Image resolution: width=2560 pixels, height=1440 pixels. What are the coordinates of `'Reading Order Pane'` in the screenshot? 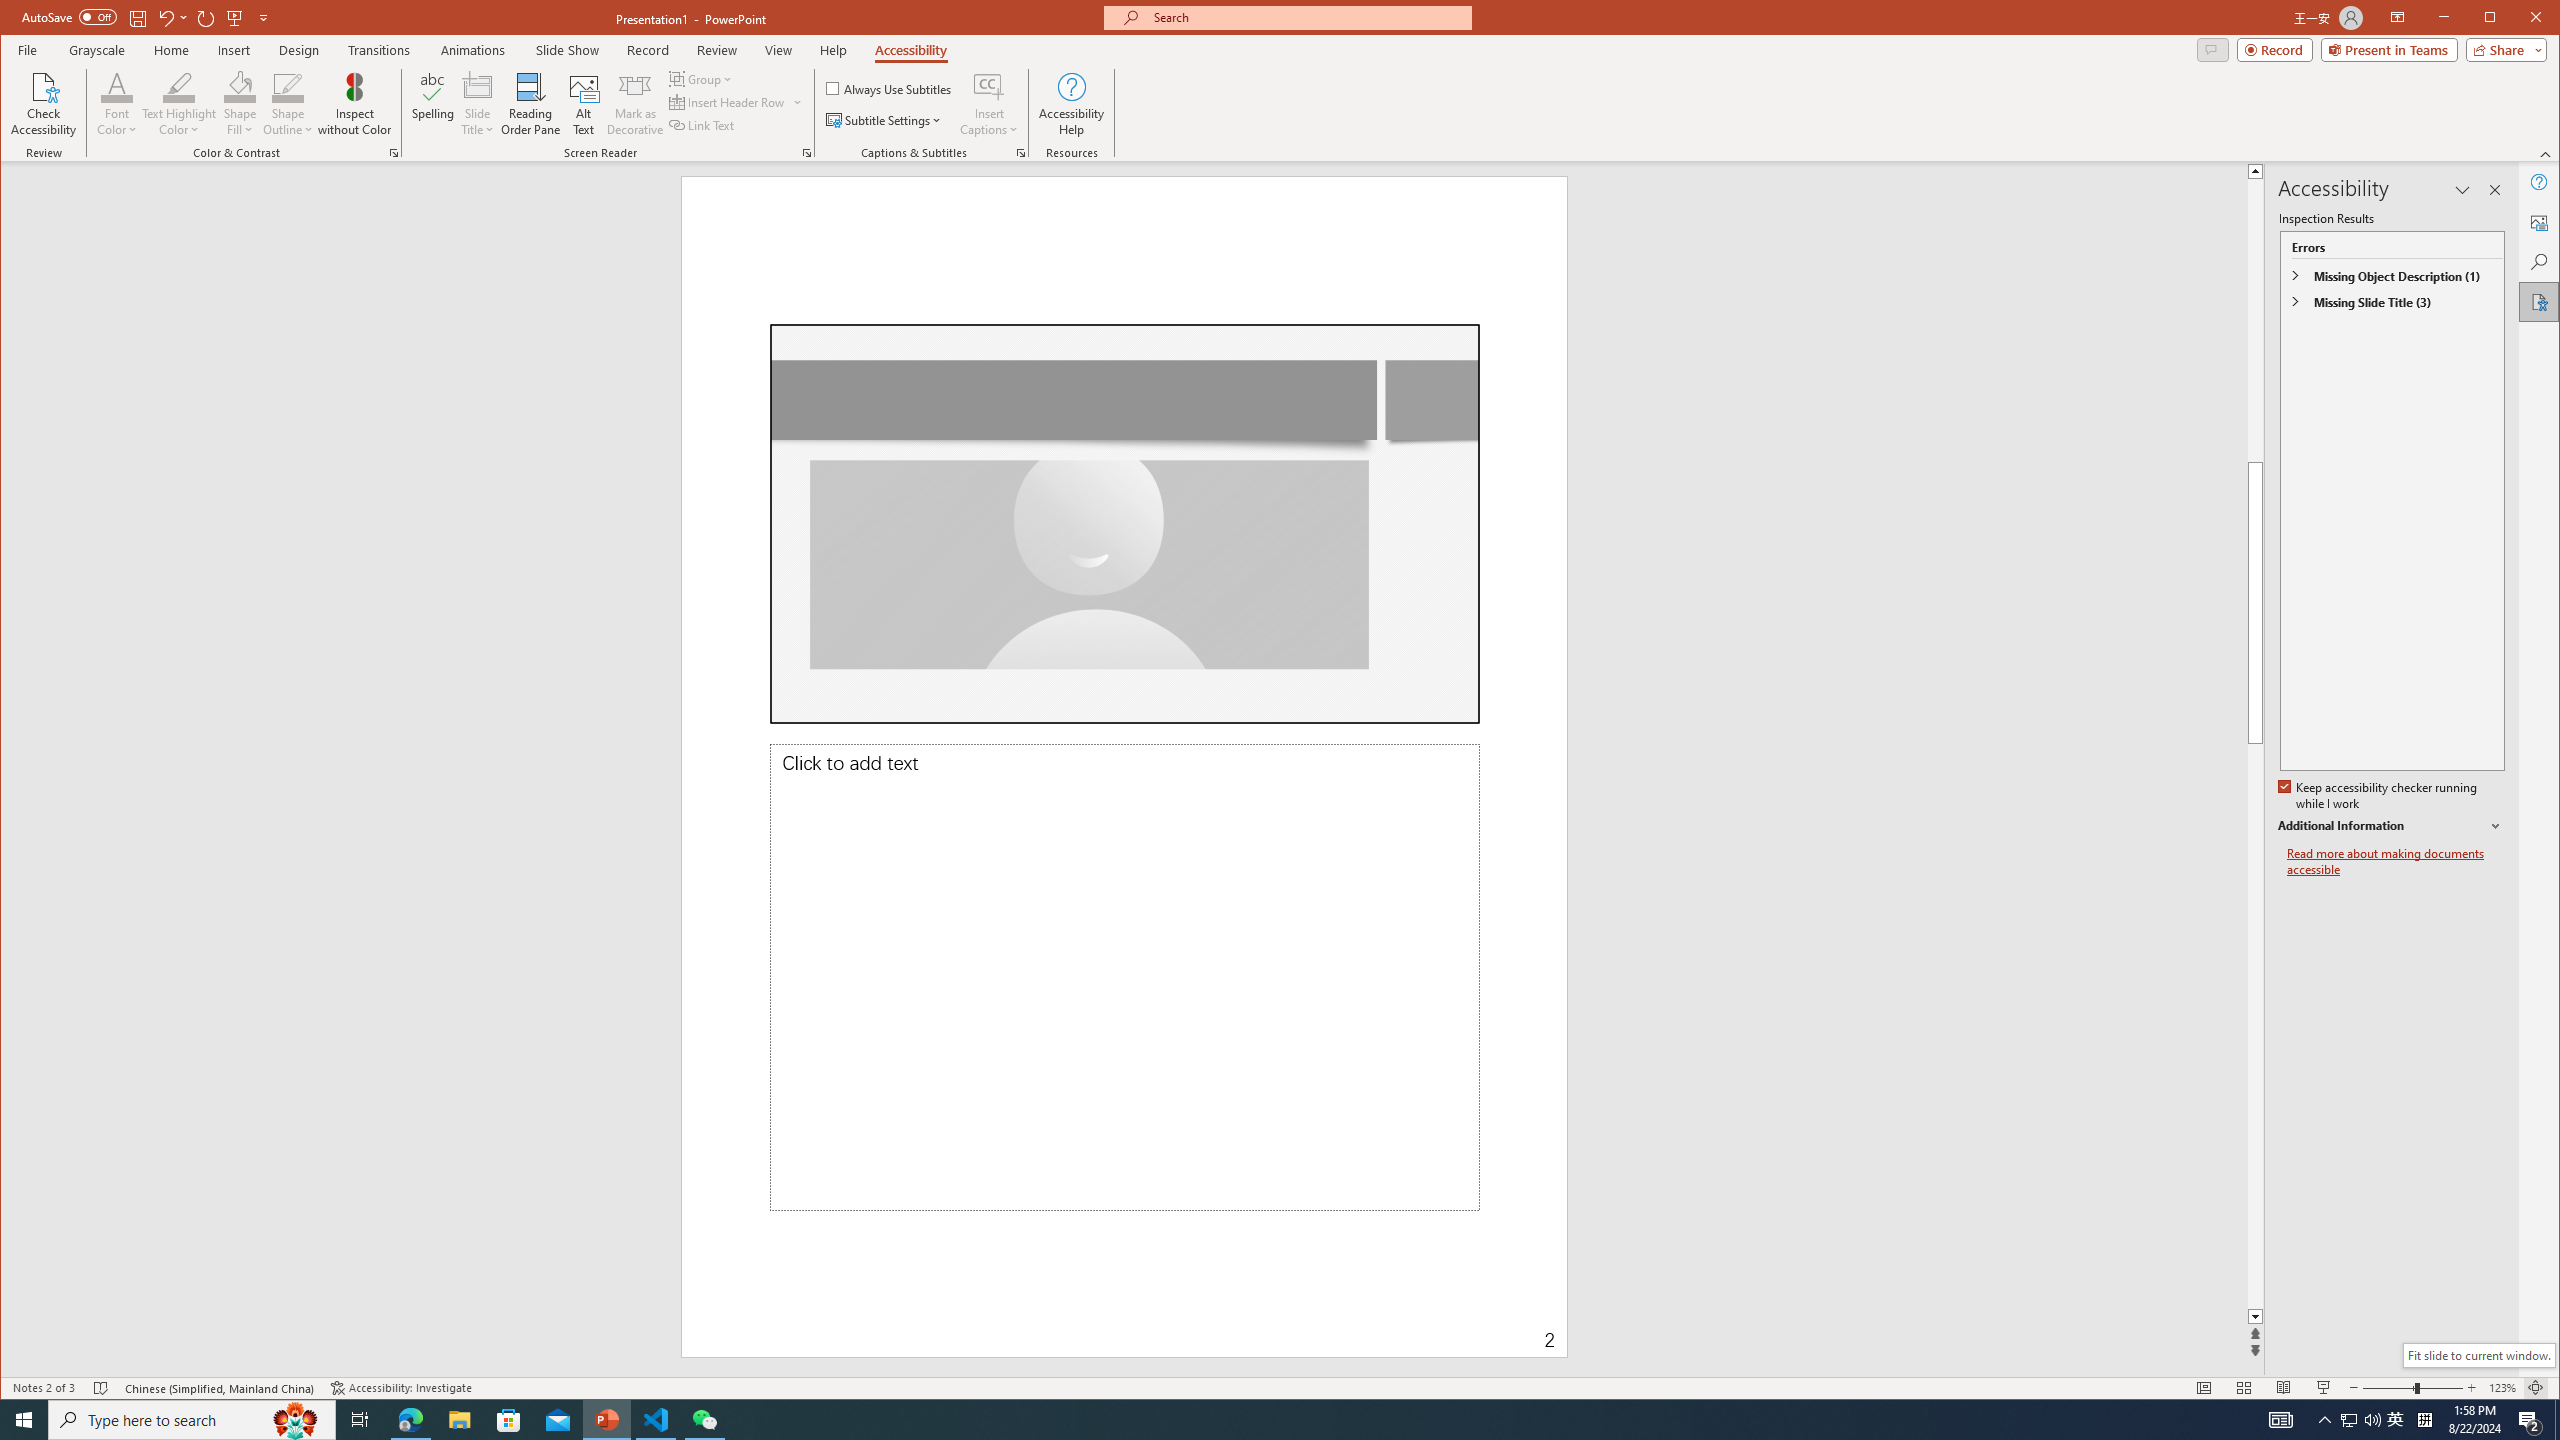 It's located at (530, 103).